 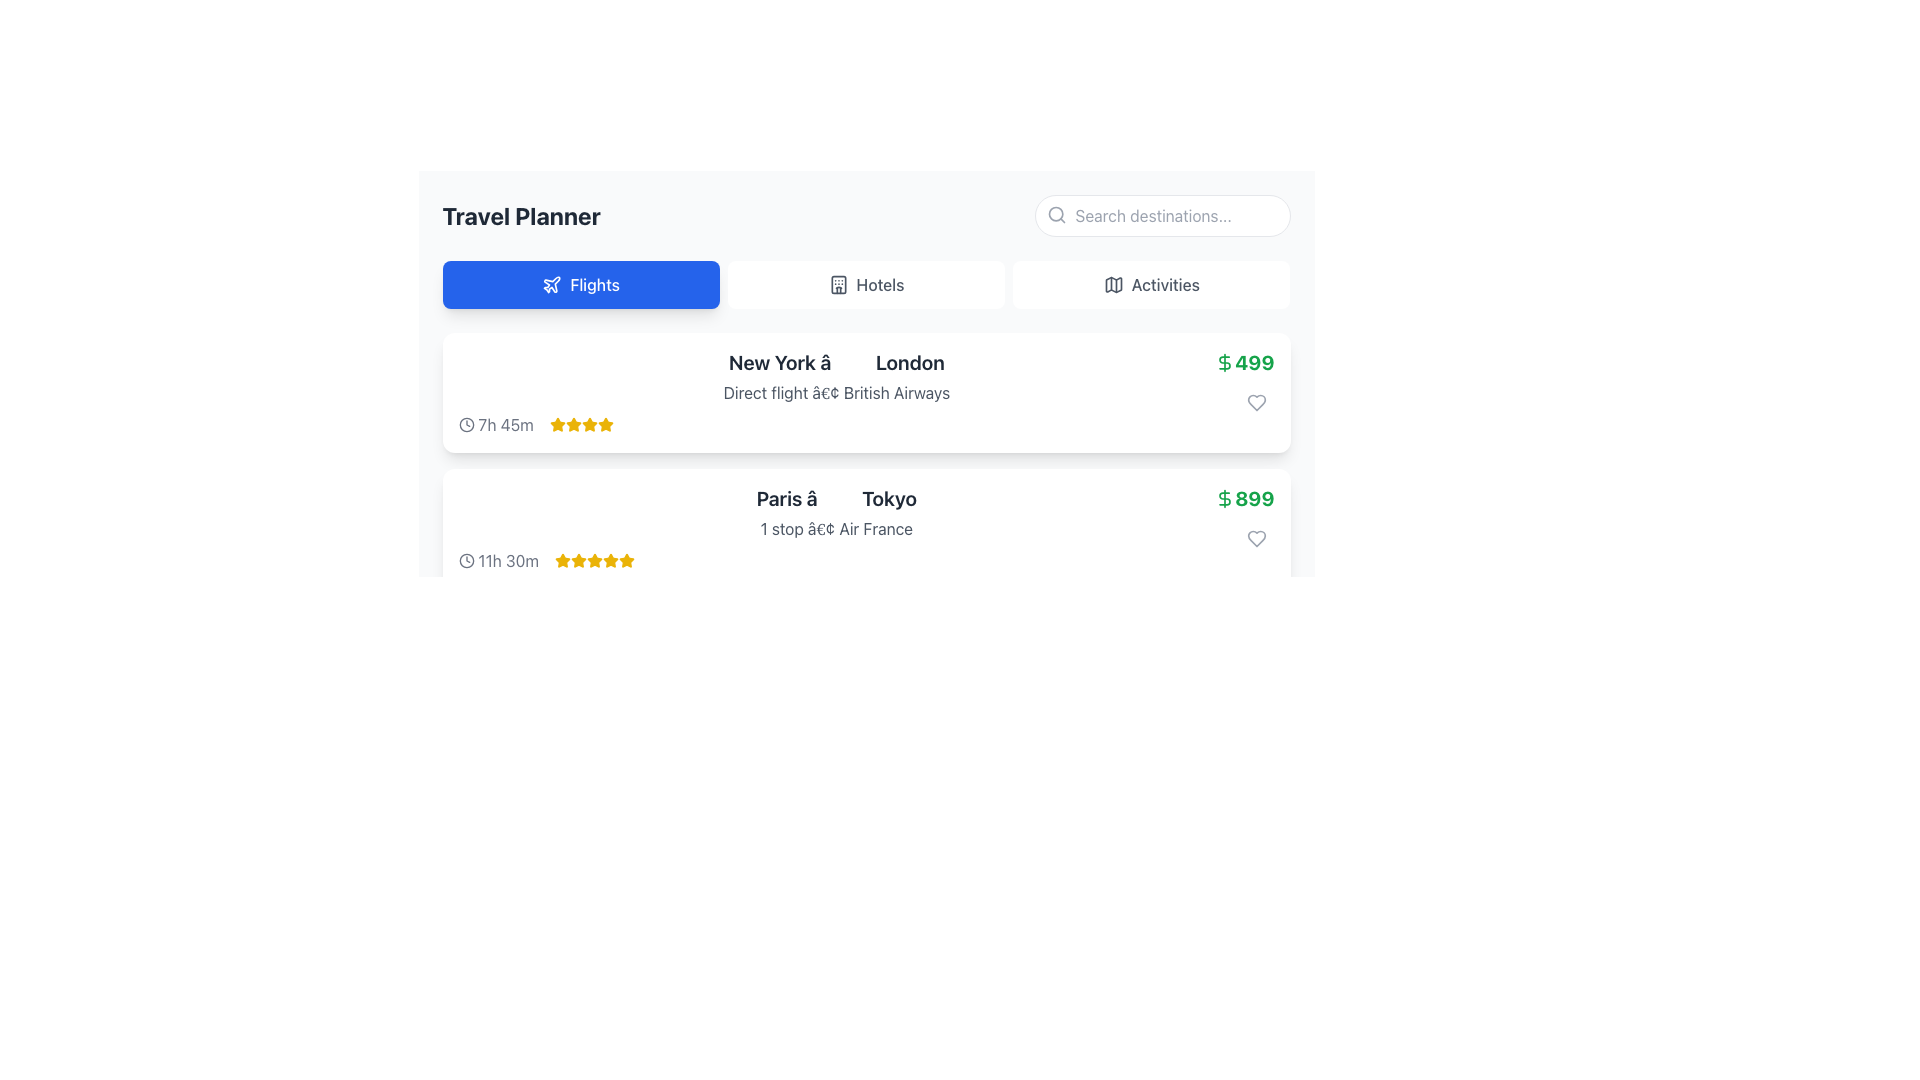 I want to click on the hotel building icon located in the 'Hotels' tab button in the navigation section of the interface, so click(x=838, y=285).